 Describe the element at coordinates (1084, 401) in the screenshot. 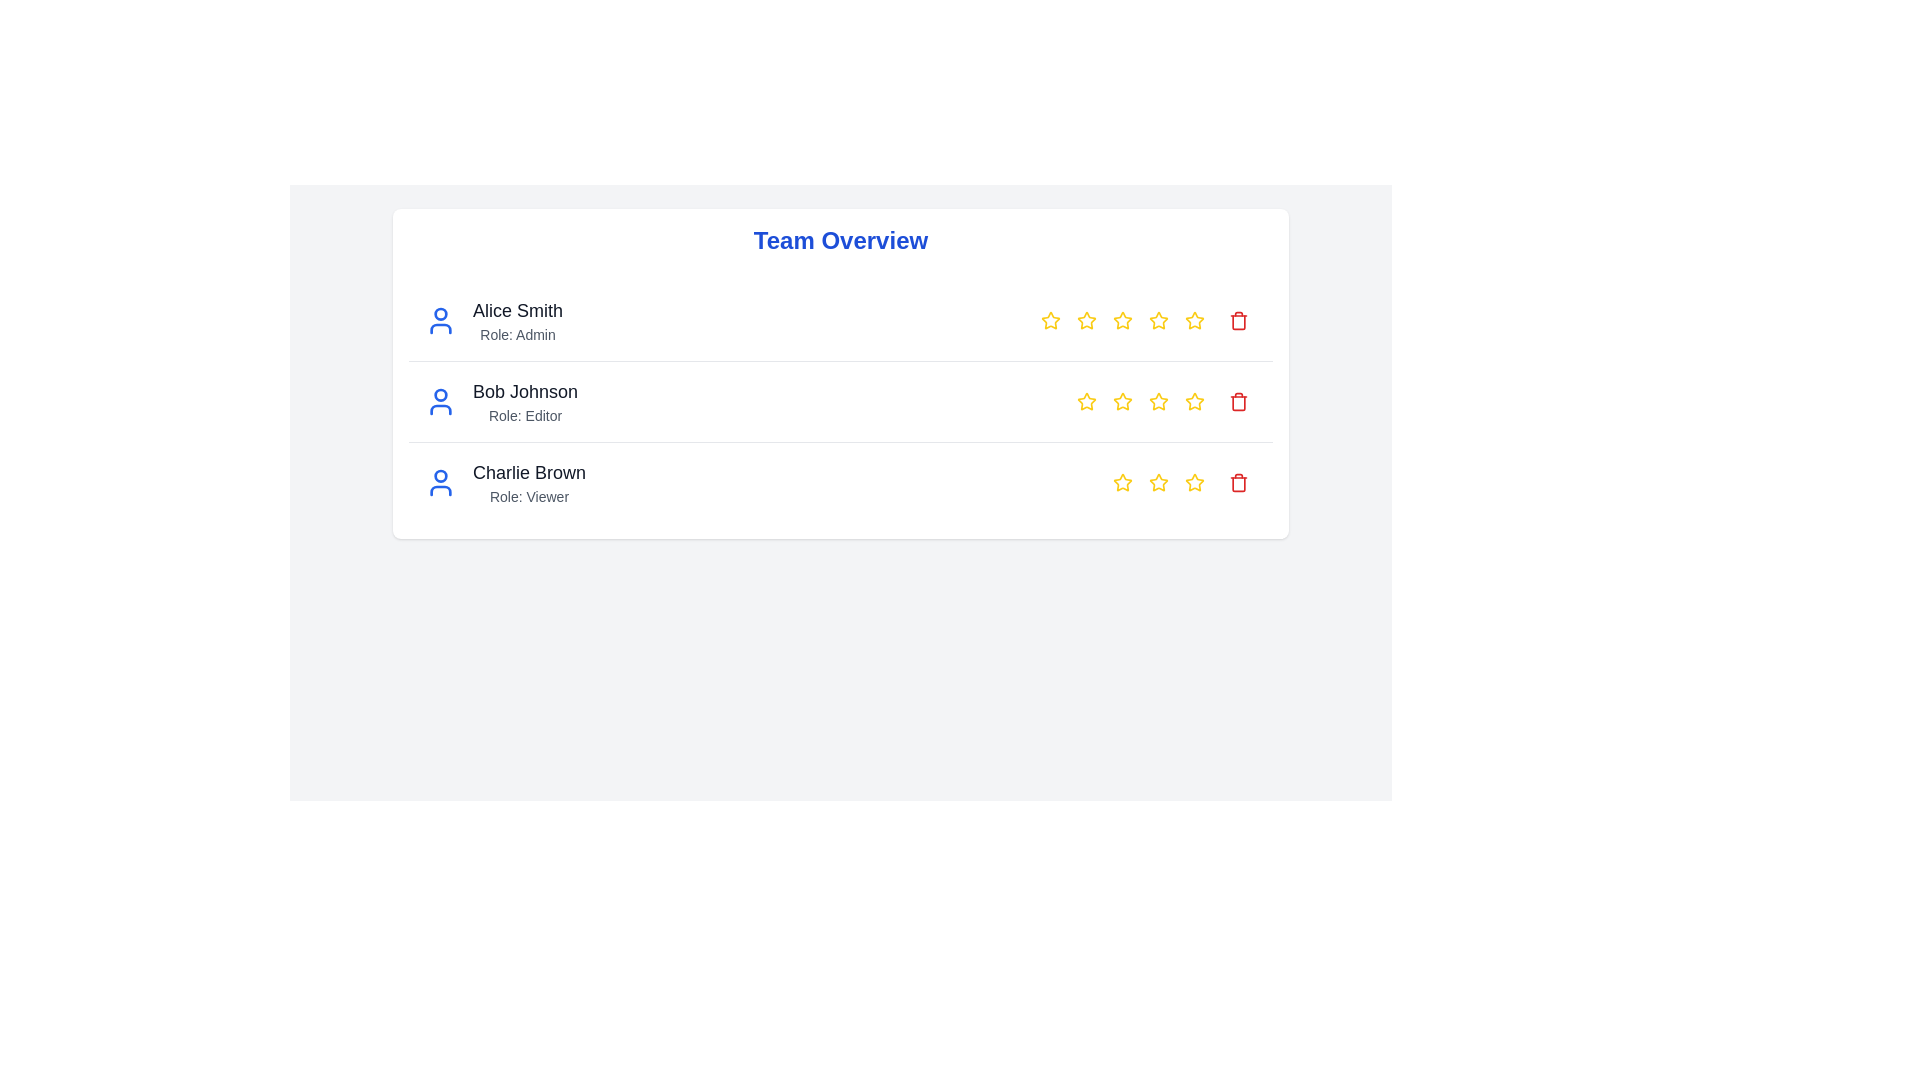

I see `the second star icon to rate 'Bob Johnson' under the 'Team Overview' section` at that location.